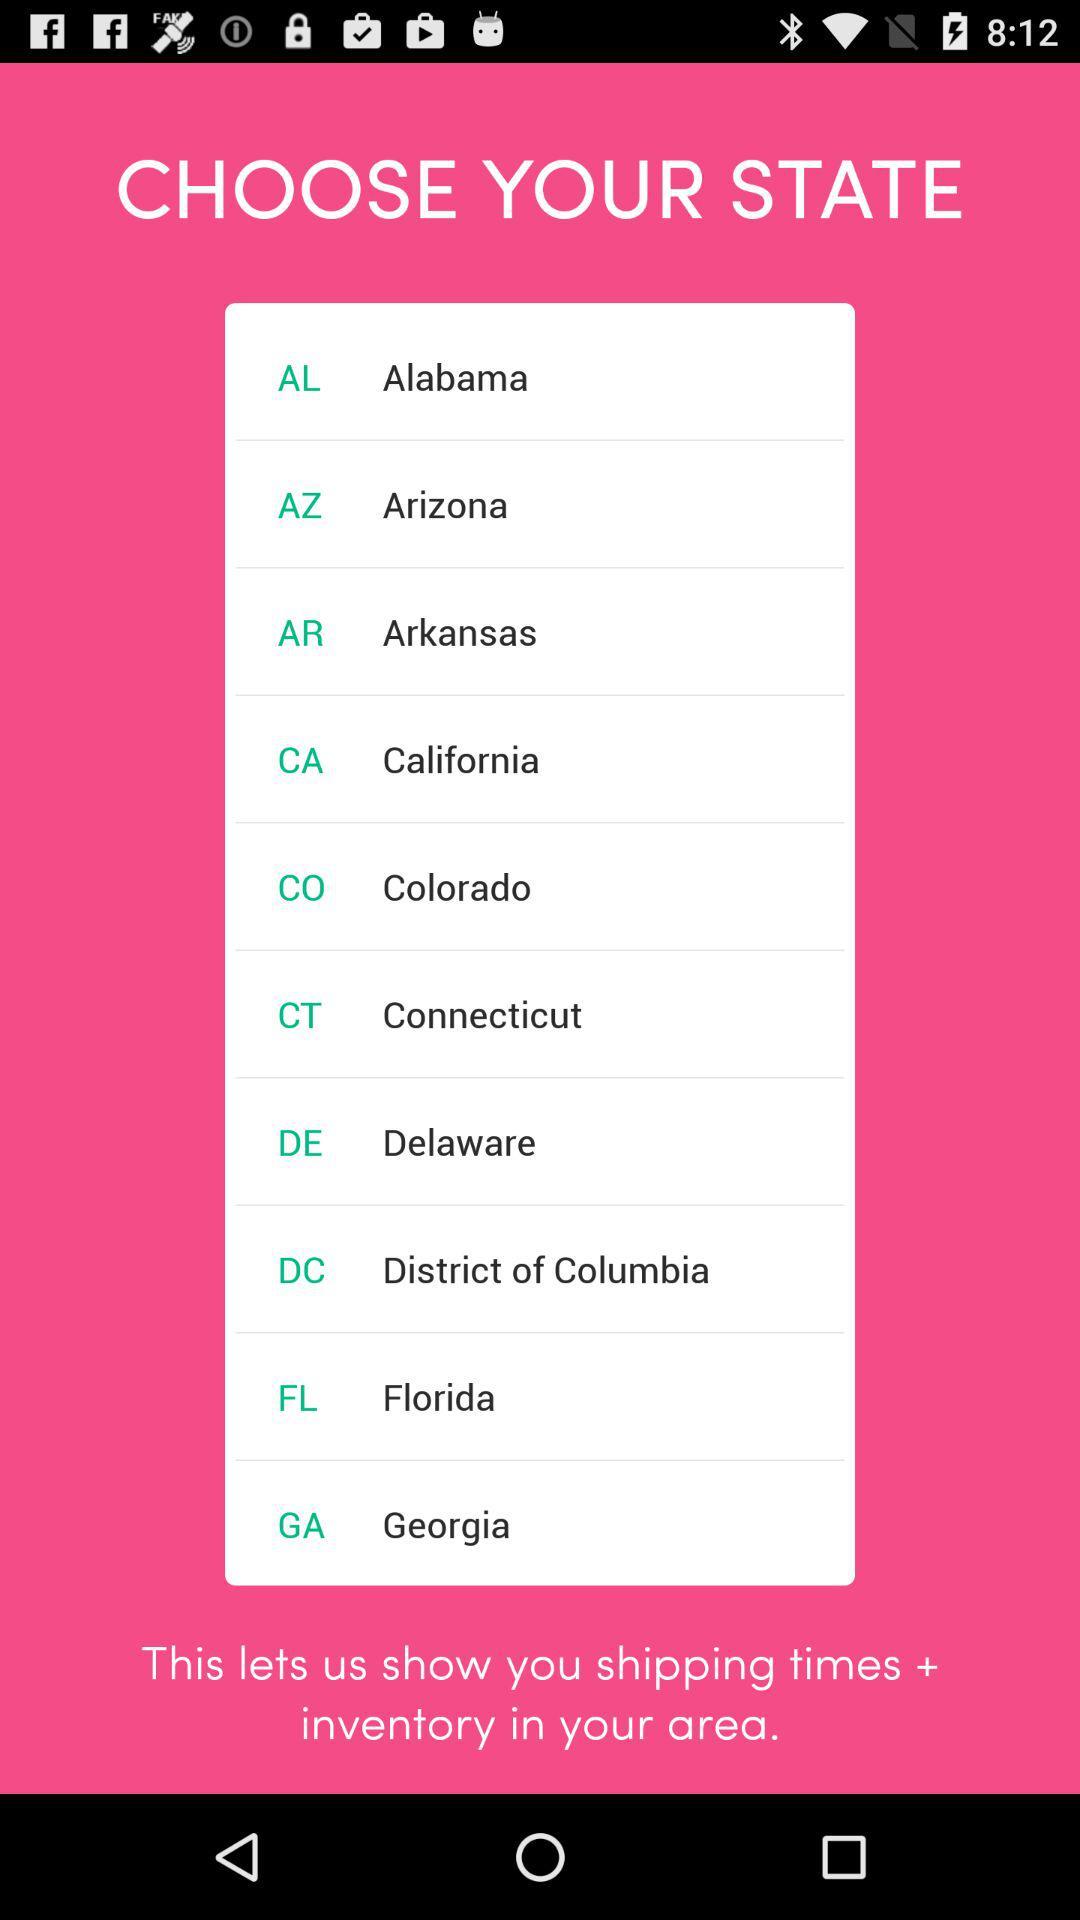  What do you see at coordinates (445, 1522) in the screenshot?
I see `the icon to the right of the ga item` at bounding box center [445, 1522].